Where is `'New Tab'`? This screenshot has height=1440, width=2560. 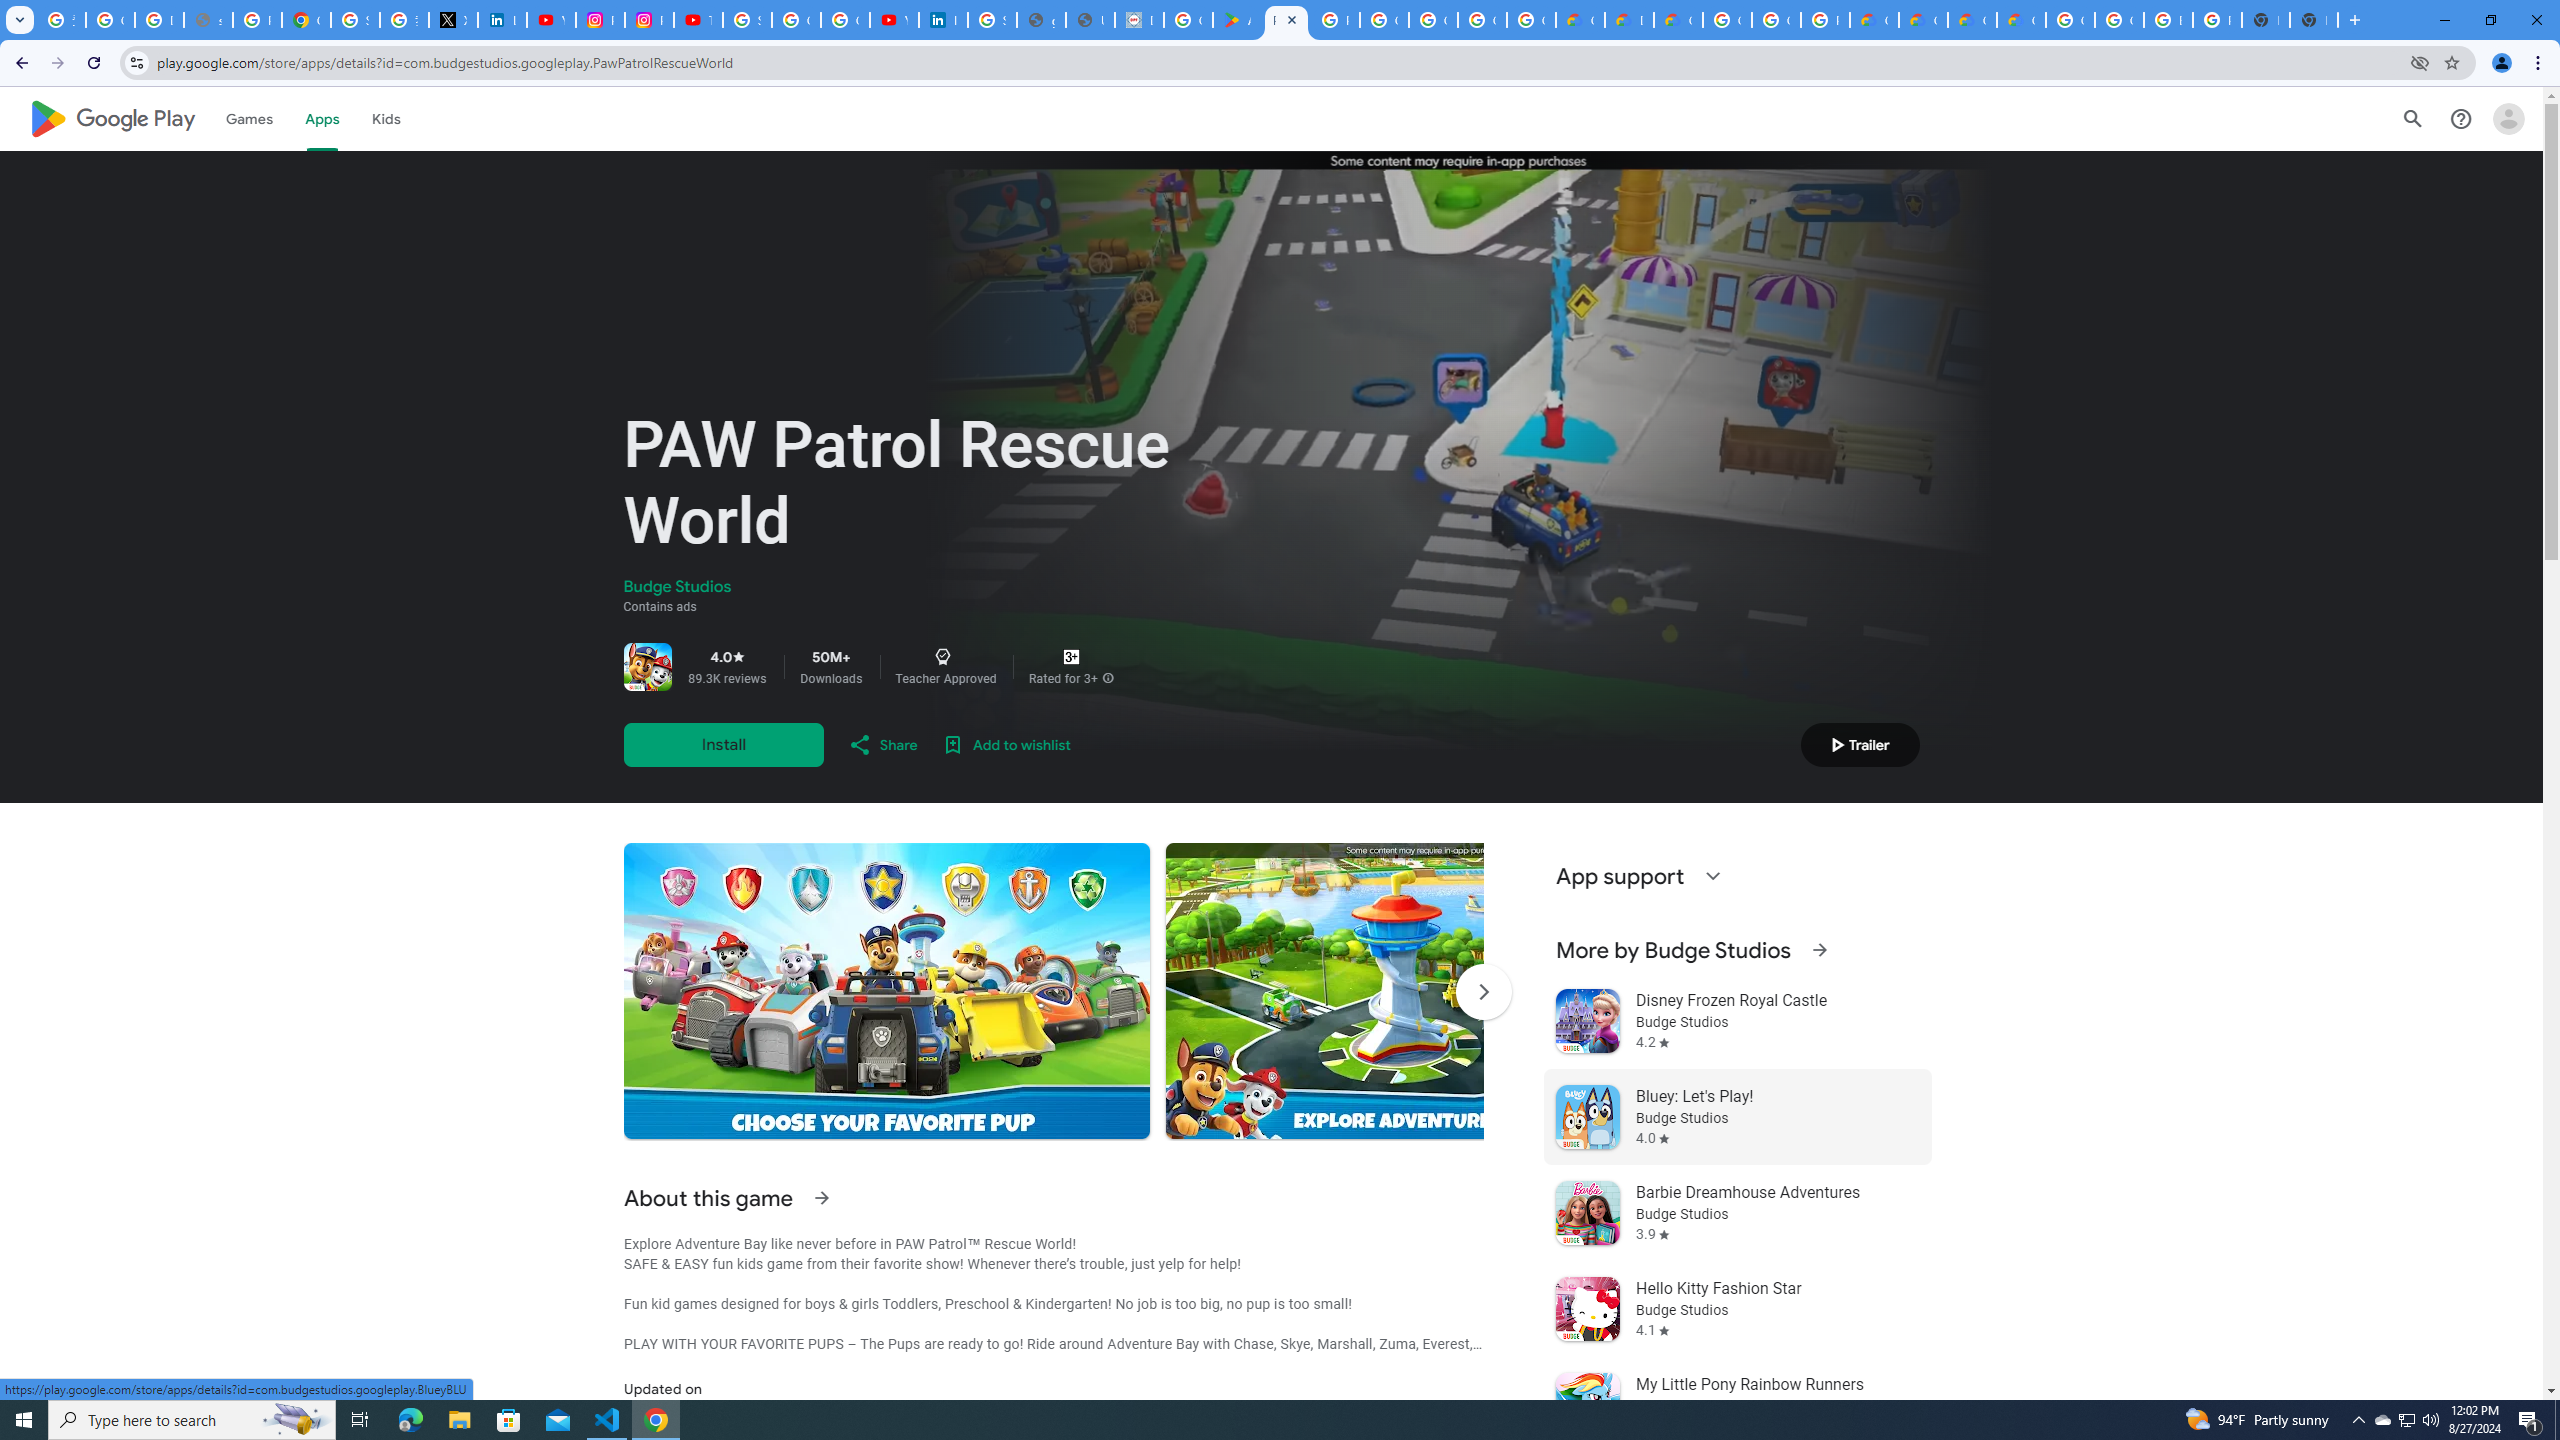
'New Tab' is located at coordinates (2314, 19).